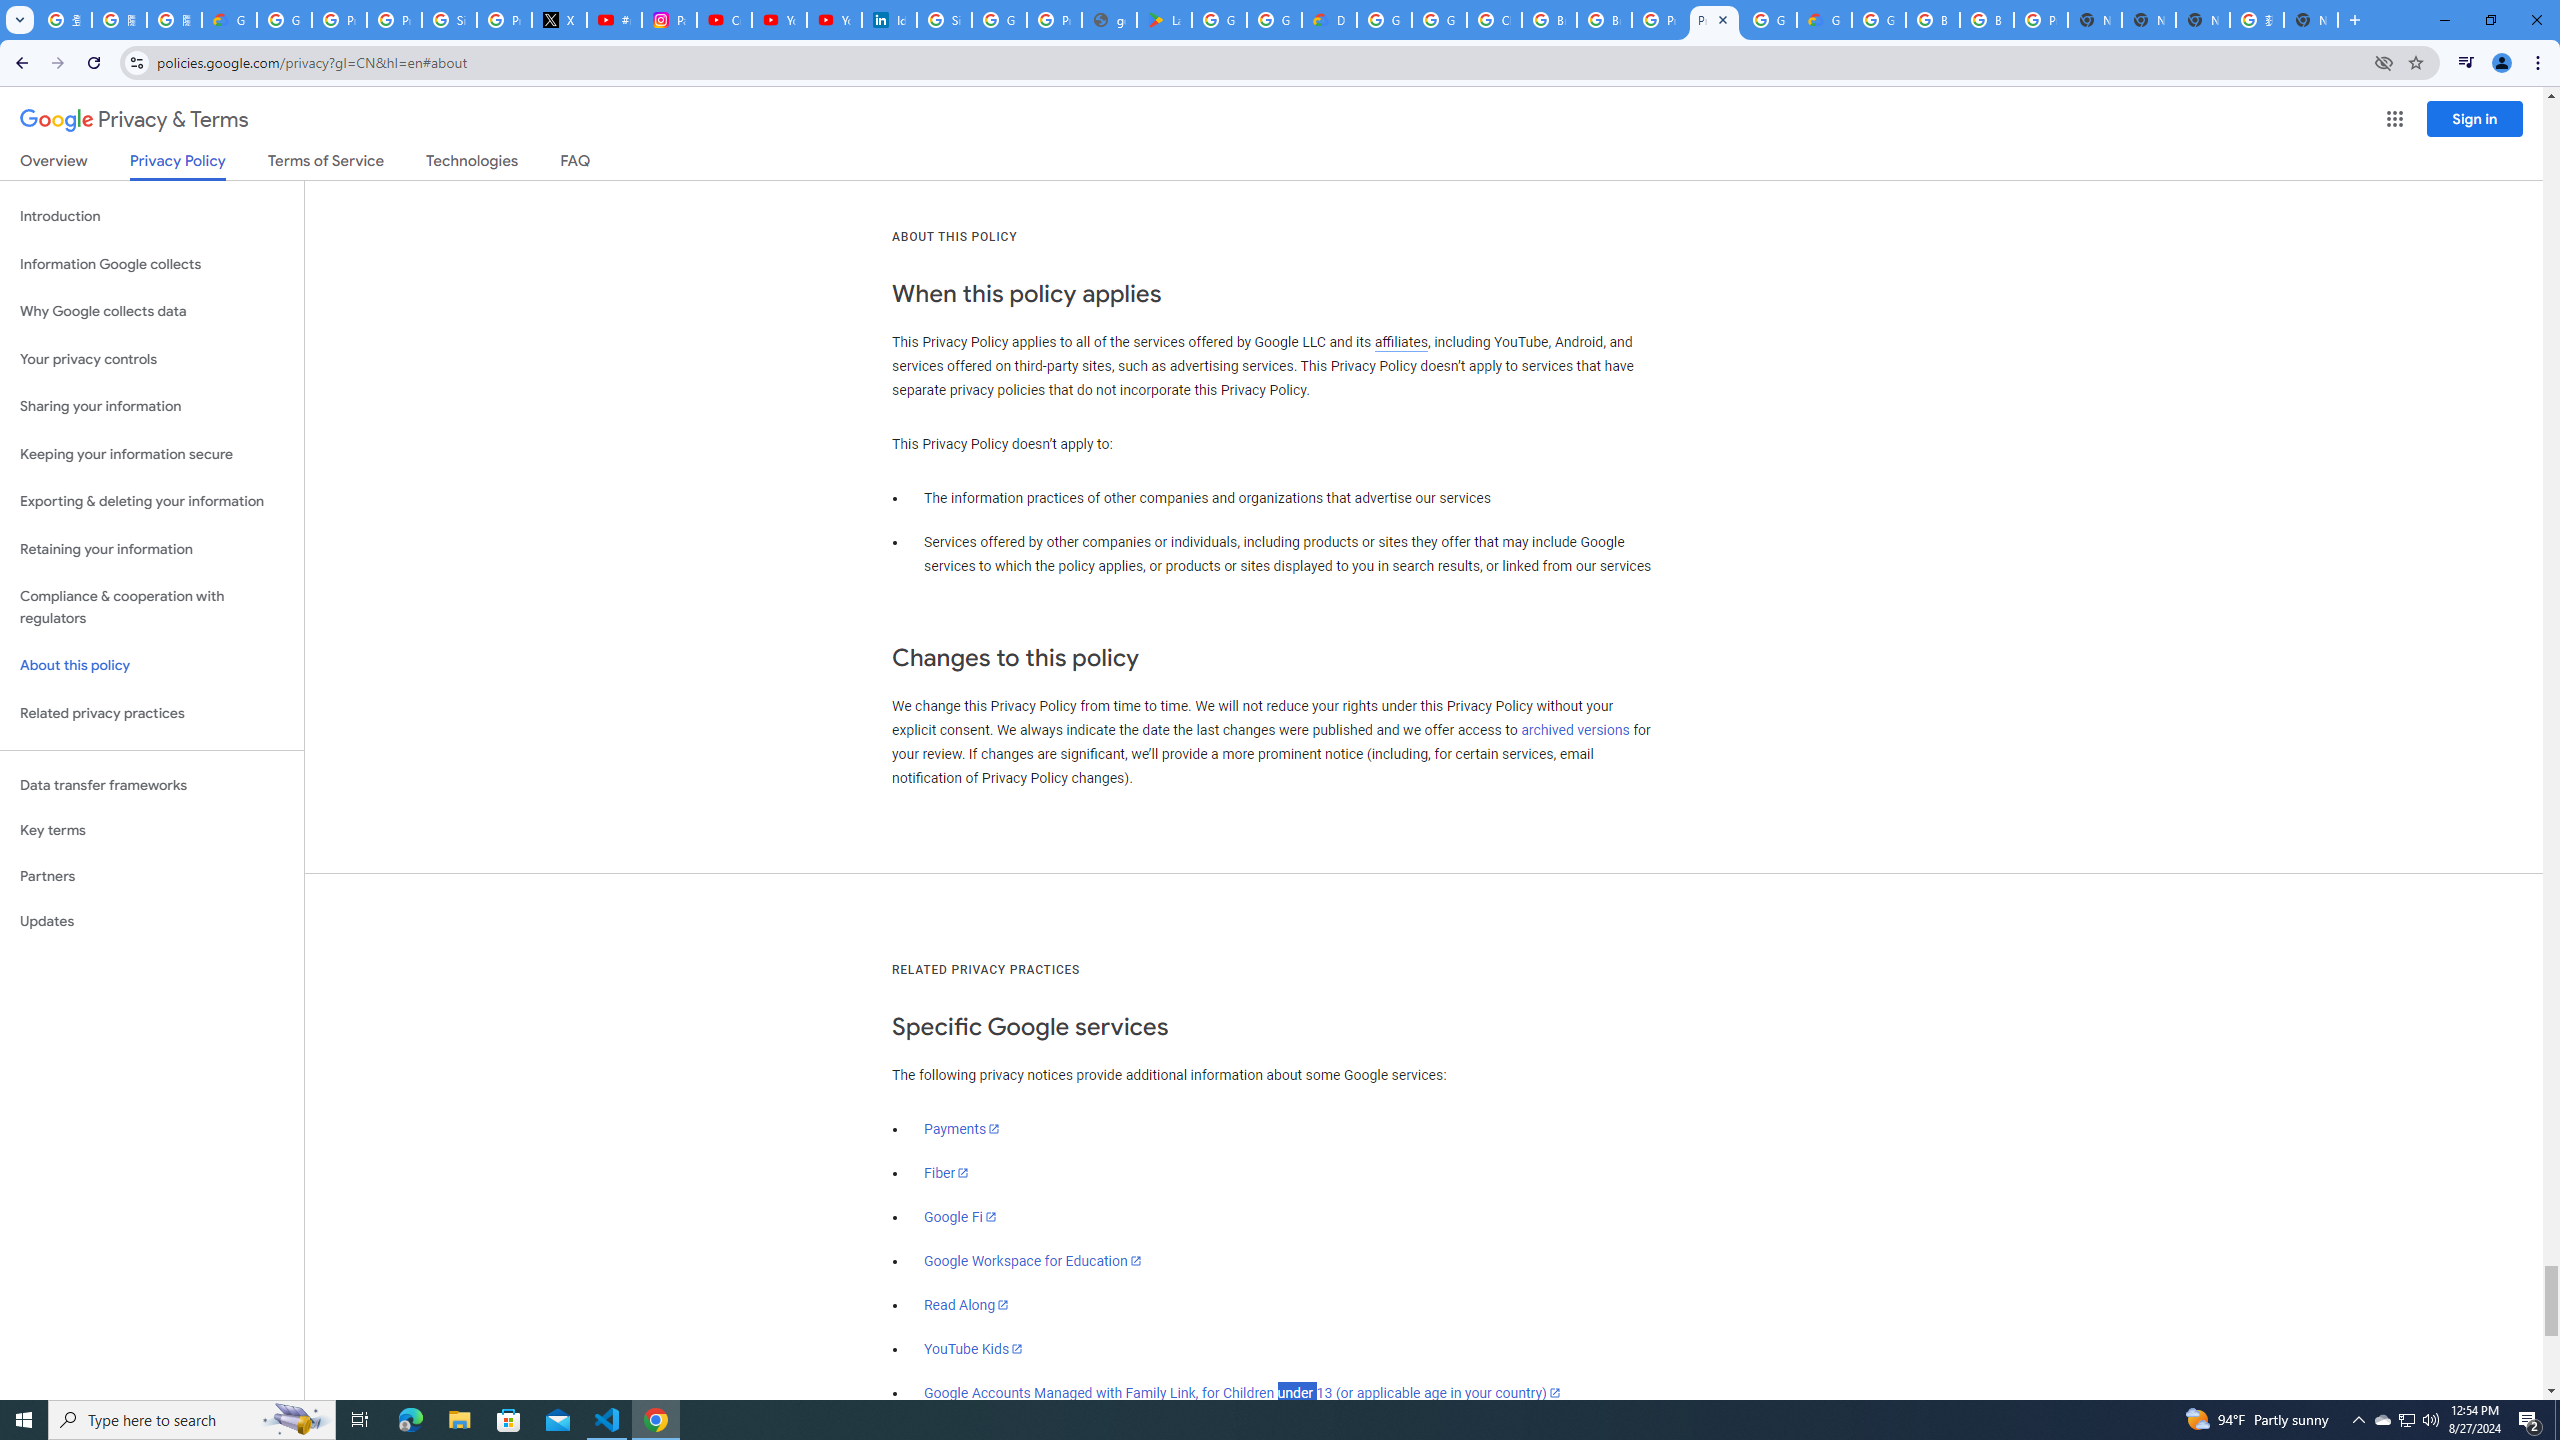 Image resolution: width=2560 pixels, height=1440 pixels. I want to click on 'Browse Chrome as a guest - Computer - Google Chrome Help', so click(1932, 19).